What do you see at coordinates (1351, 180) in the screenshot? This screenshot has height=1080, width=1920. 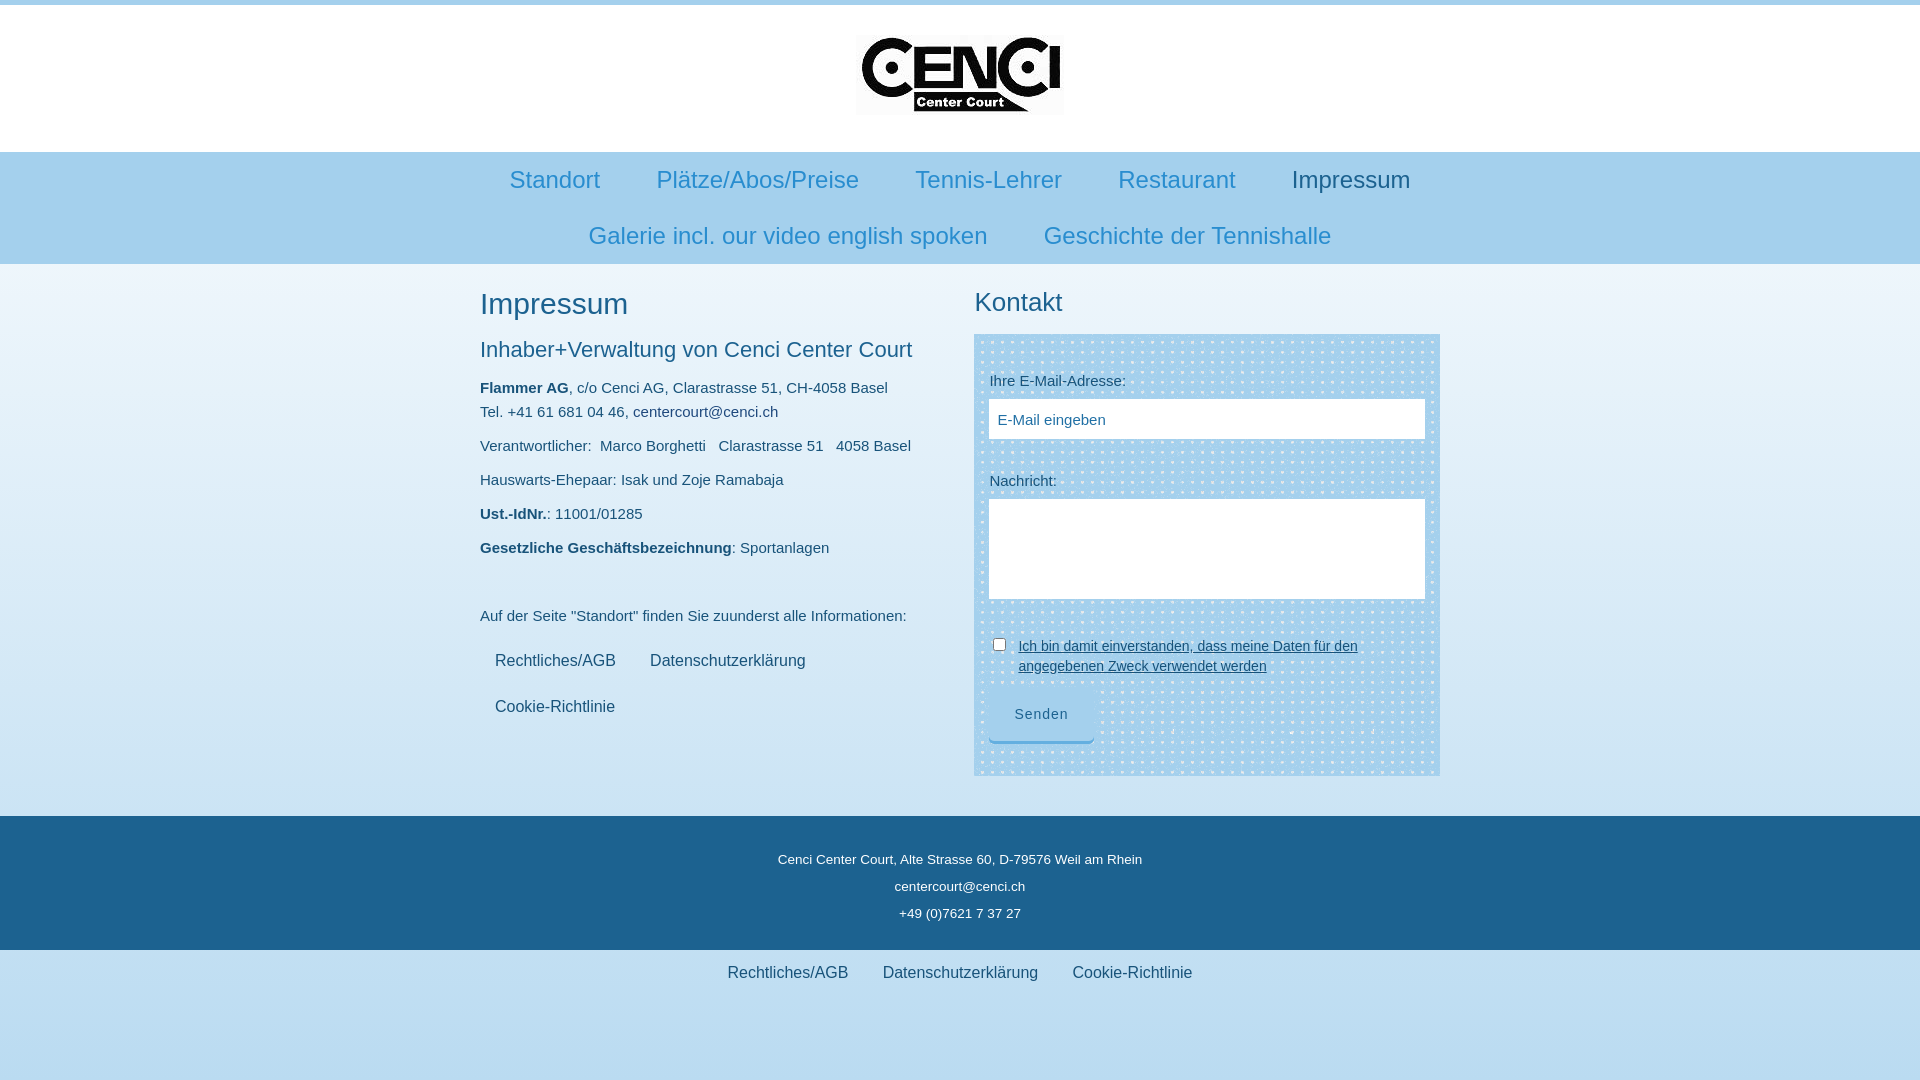 I see `'Impressum'` at bounding box center [1351, 180].